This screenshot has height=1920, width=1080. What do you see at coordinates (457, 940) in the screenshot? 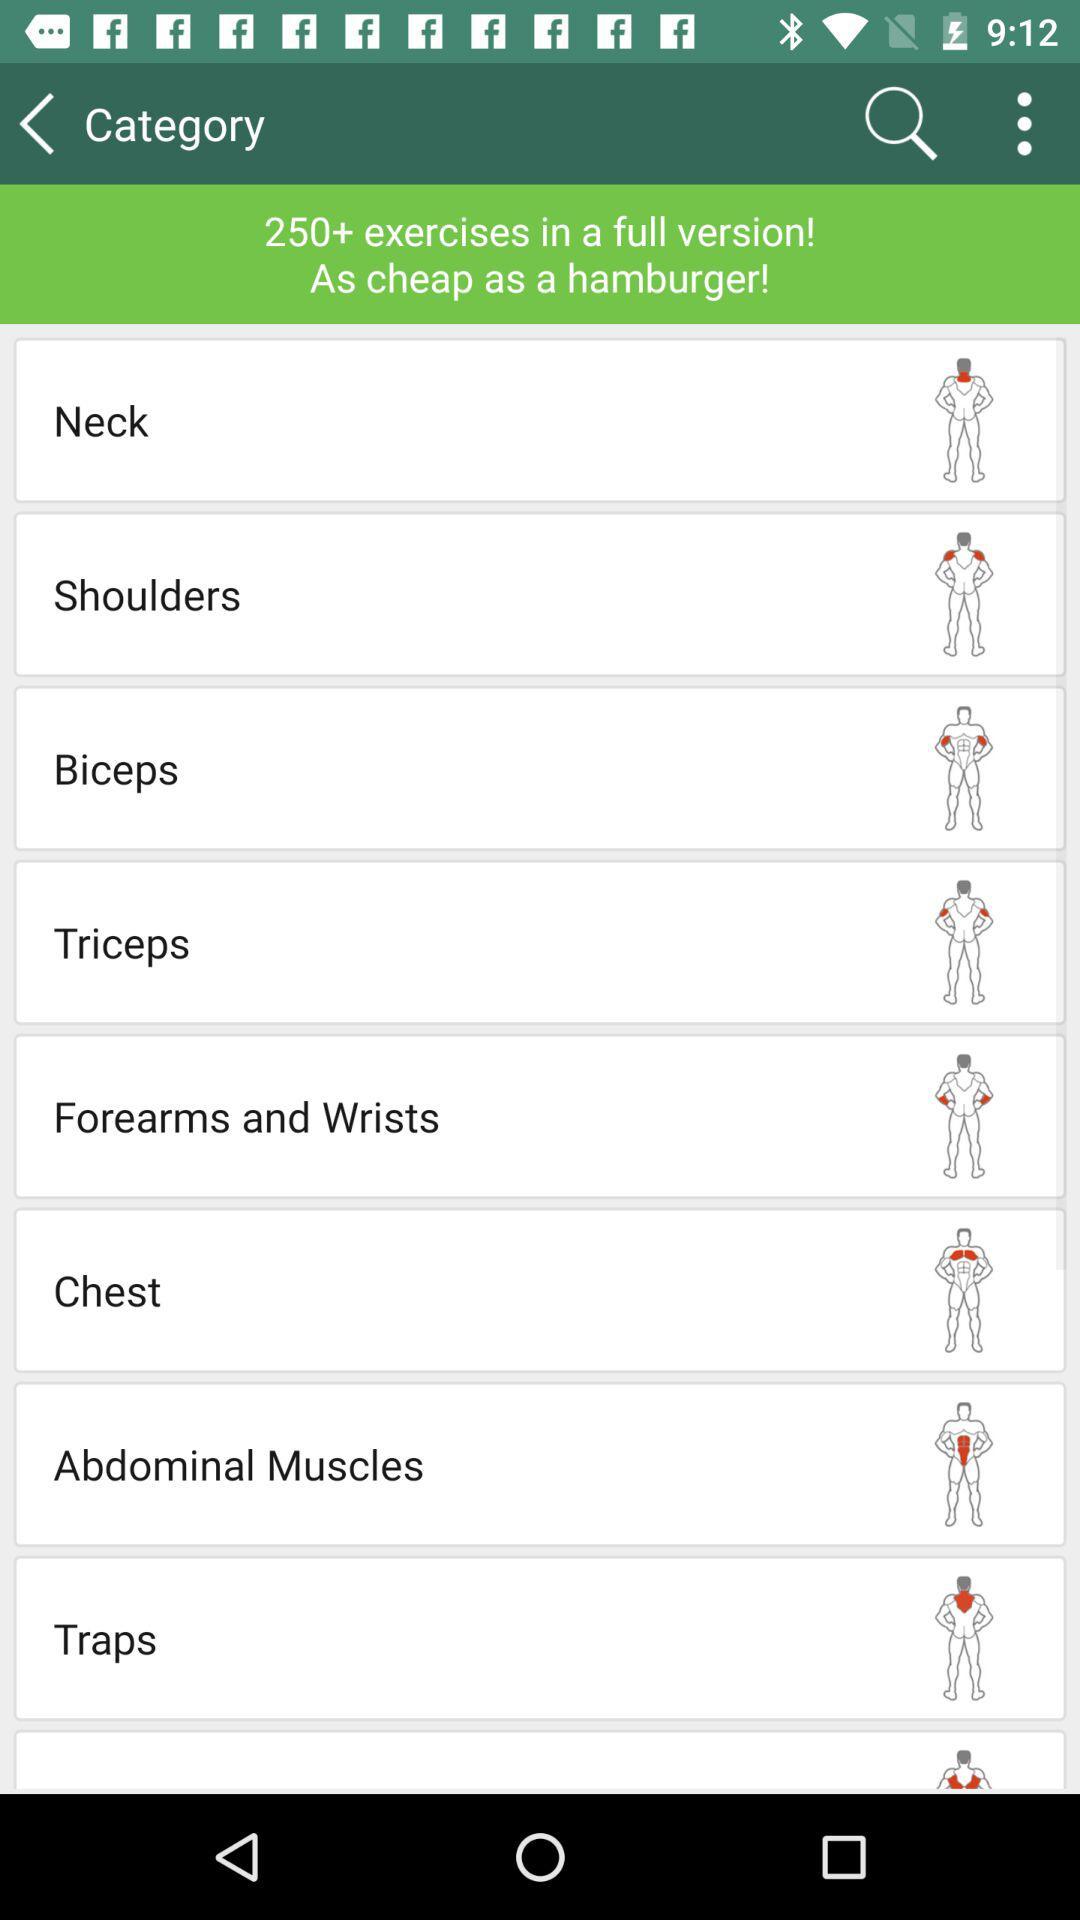
I see `triceps icon` at bounding box center [457, 940].